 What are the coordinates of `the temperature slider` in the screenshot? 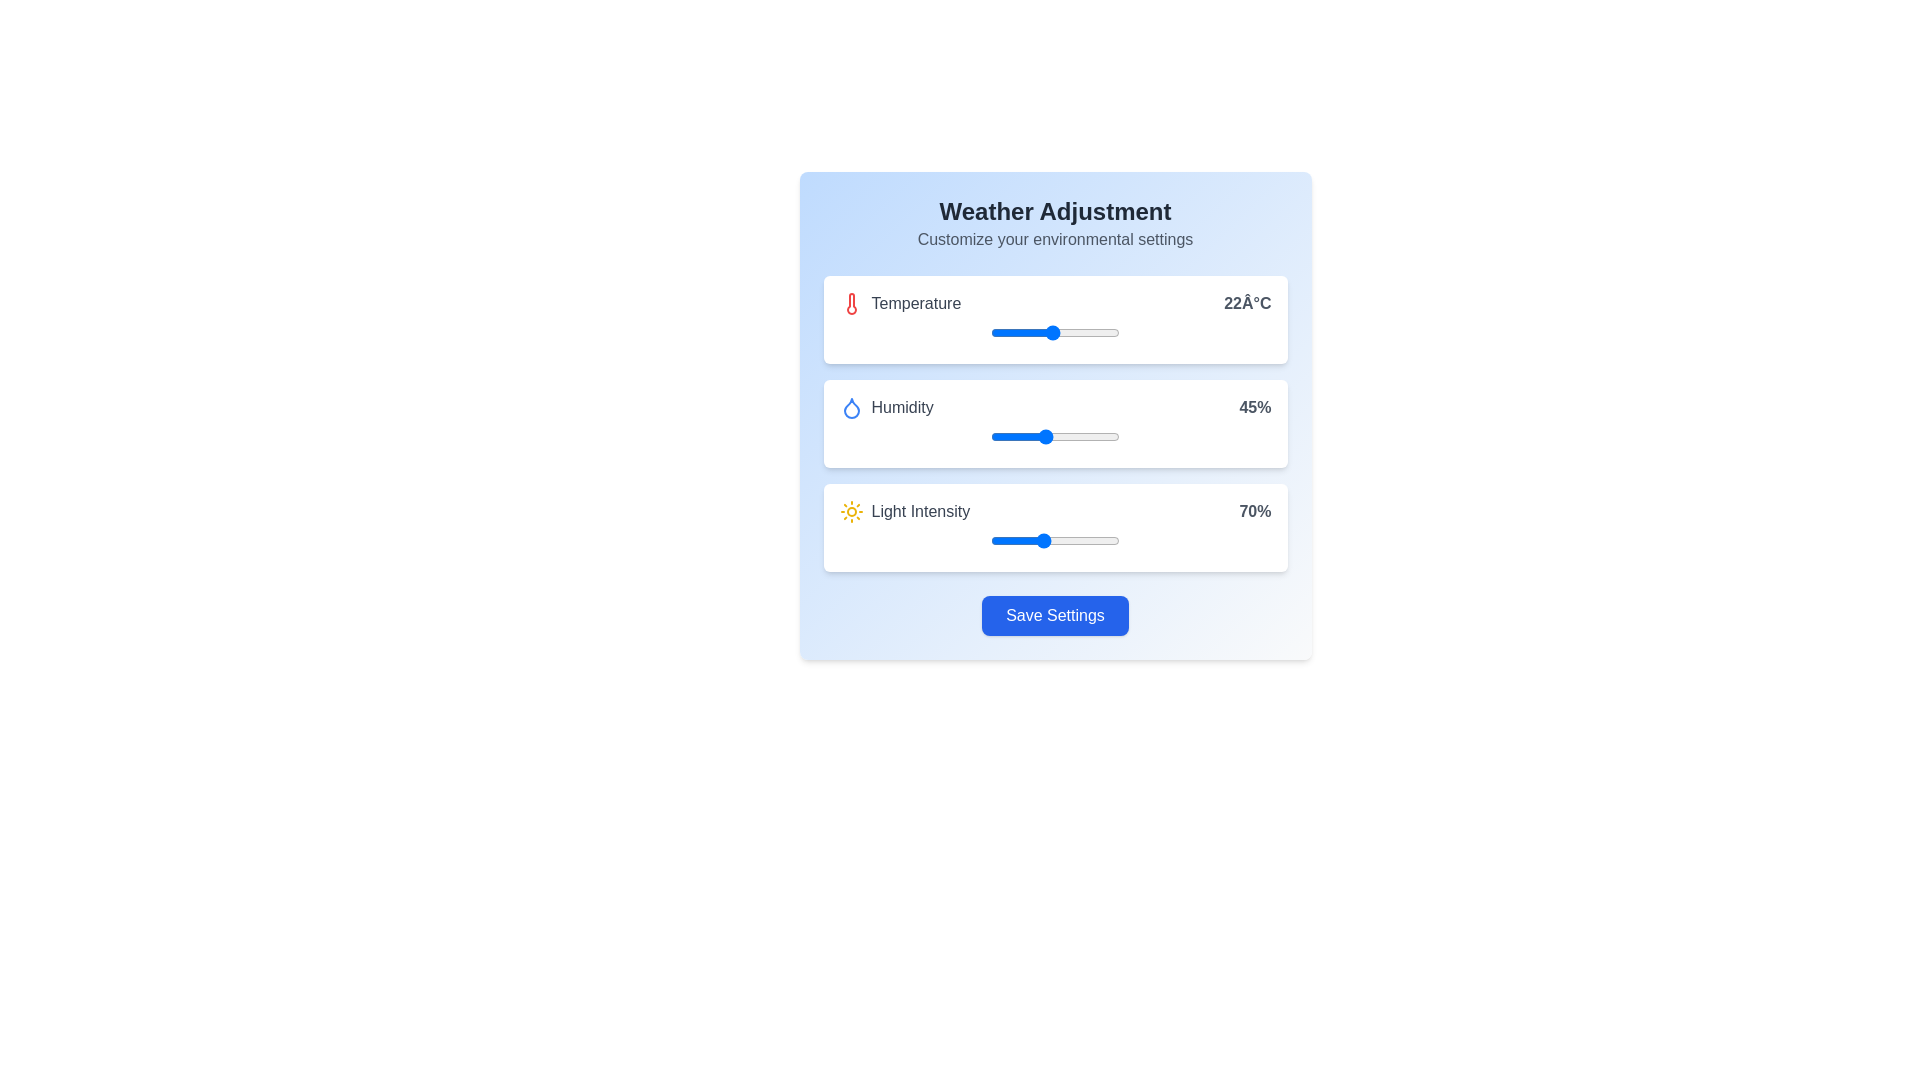 It's located at (1067, 331).